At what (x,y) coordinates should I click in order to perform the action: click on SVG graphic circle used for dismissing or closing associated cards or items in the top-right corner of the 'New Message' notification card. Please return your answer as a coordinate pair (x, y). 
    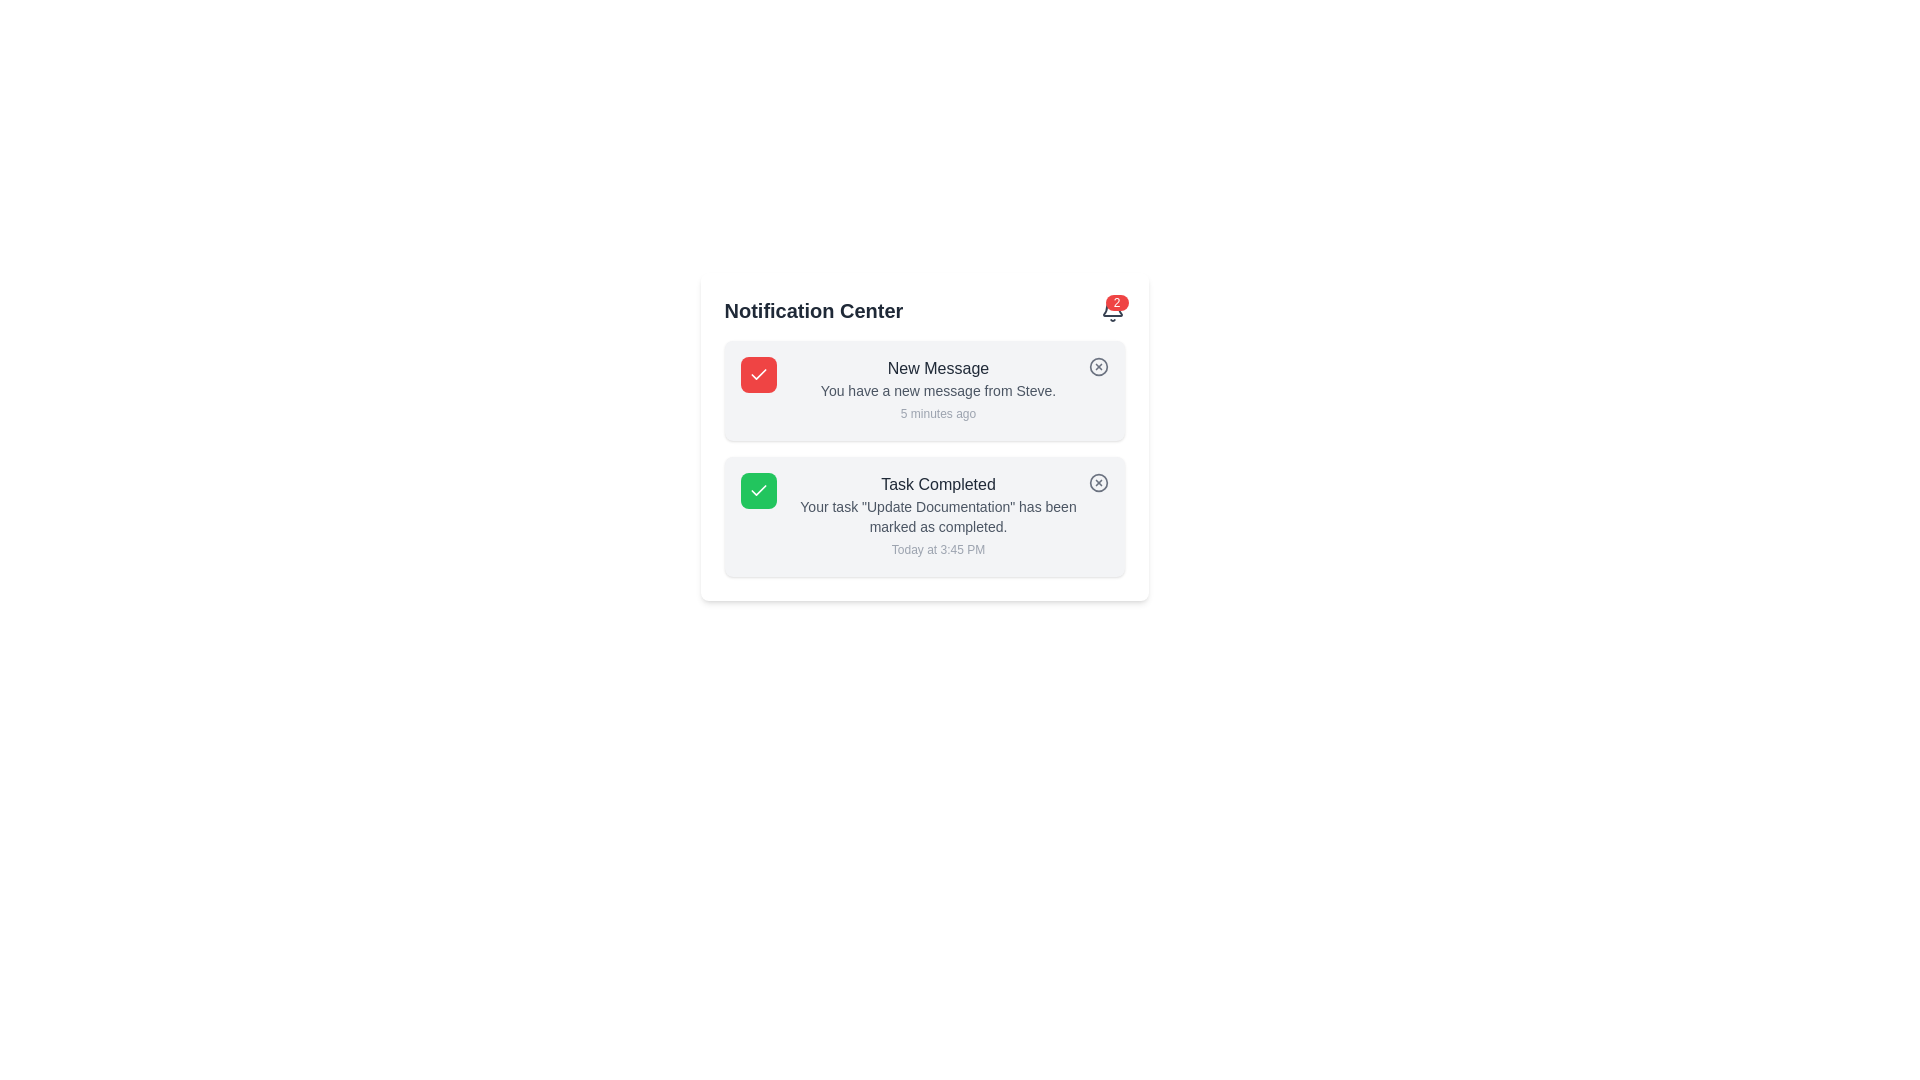
    Looking at the image, I should click on (1097, 366).